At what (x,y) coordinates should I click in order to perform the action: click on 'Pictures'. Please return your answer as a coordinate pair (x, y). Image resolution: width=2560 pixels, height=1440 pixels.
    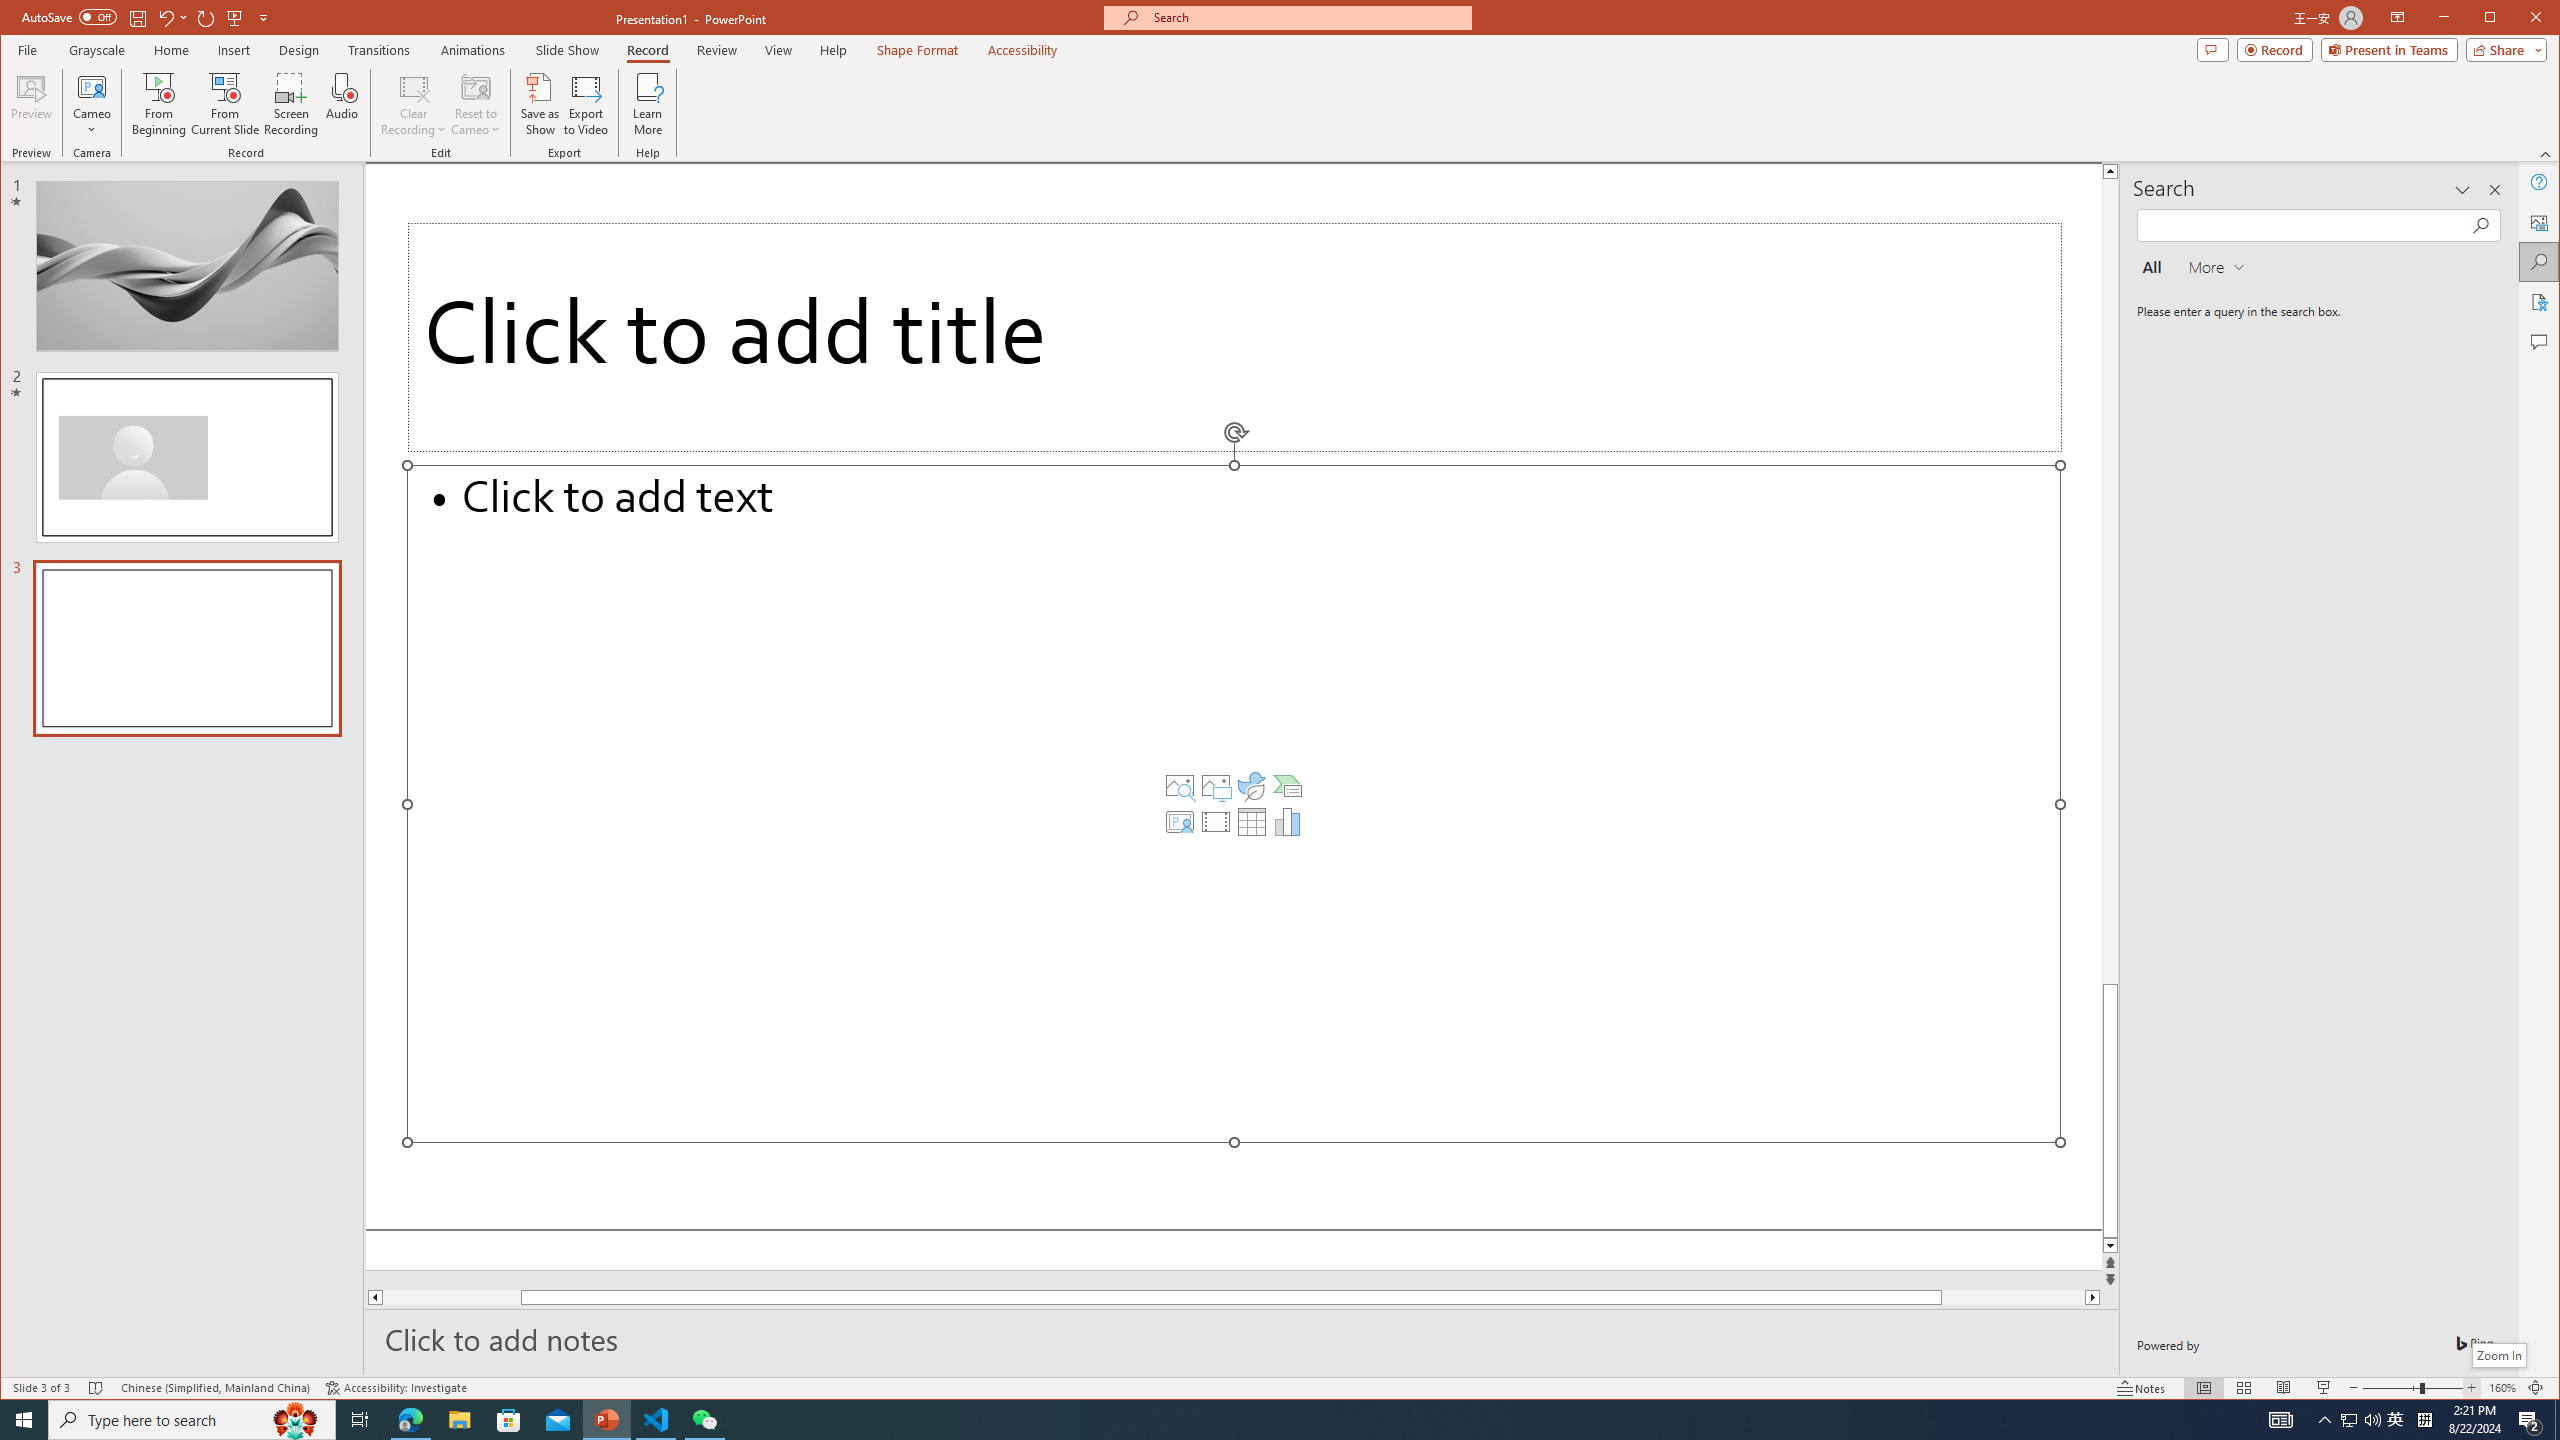
    Looking at the image, I should click on (1215, 785).